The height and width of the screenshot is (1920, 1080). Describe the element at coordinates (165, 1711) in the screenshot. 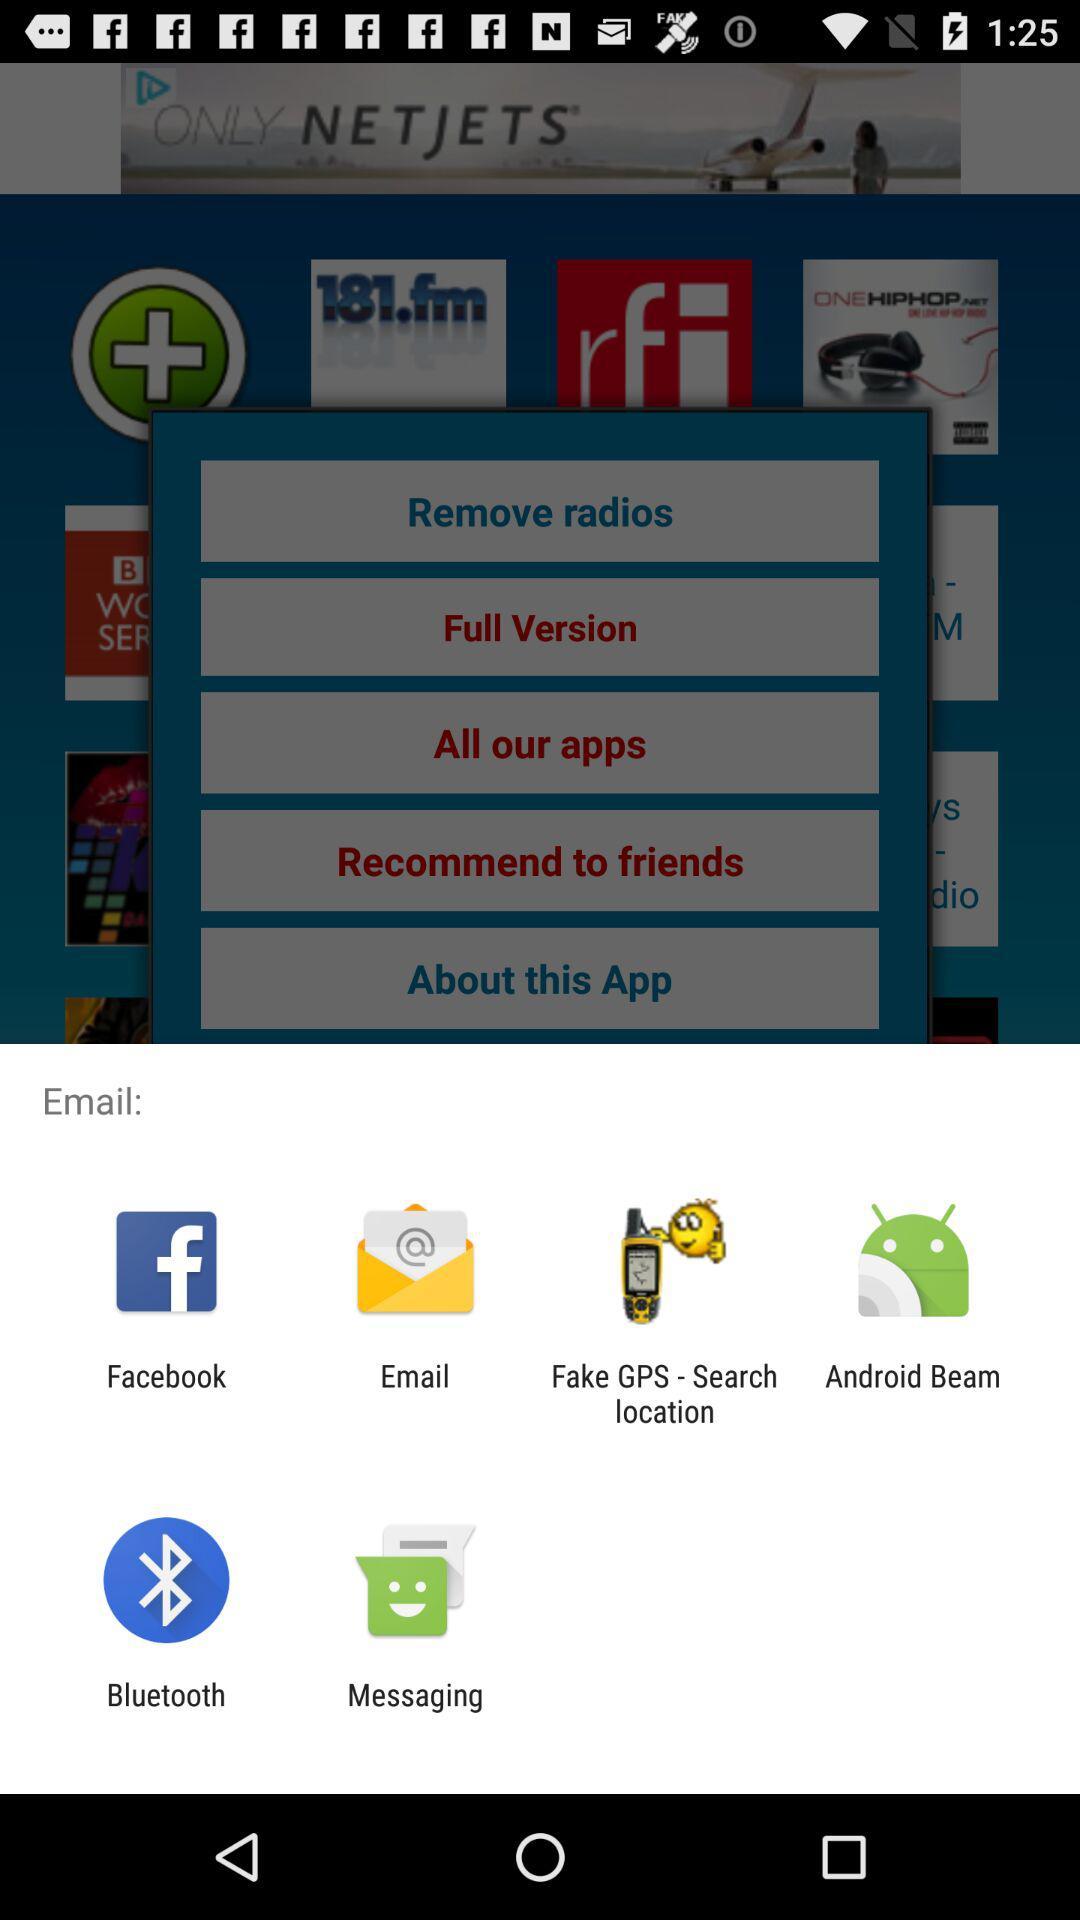

I see `the app next to the messaging app` at that location.